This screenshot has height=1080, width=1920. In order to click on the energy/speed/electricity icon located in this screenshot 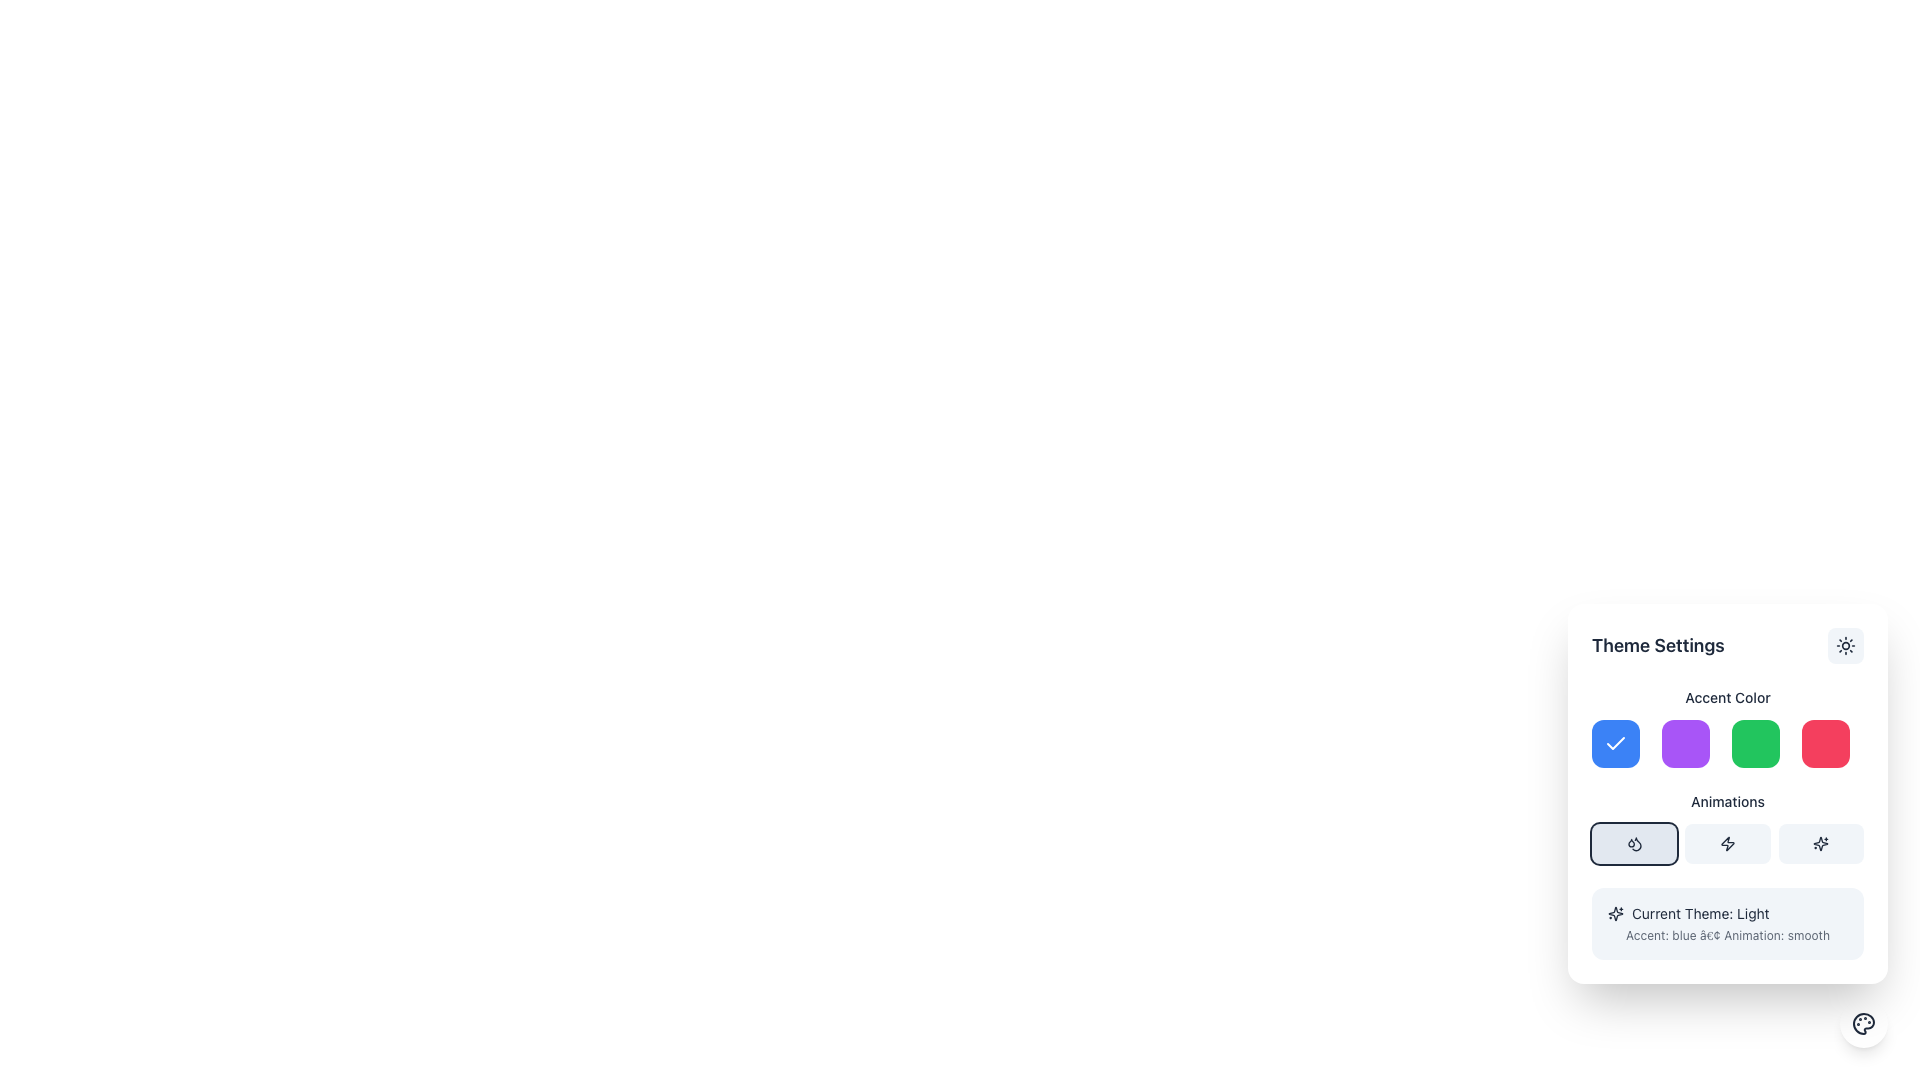, I will do `click(1727, 844)`.